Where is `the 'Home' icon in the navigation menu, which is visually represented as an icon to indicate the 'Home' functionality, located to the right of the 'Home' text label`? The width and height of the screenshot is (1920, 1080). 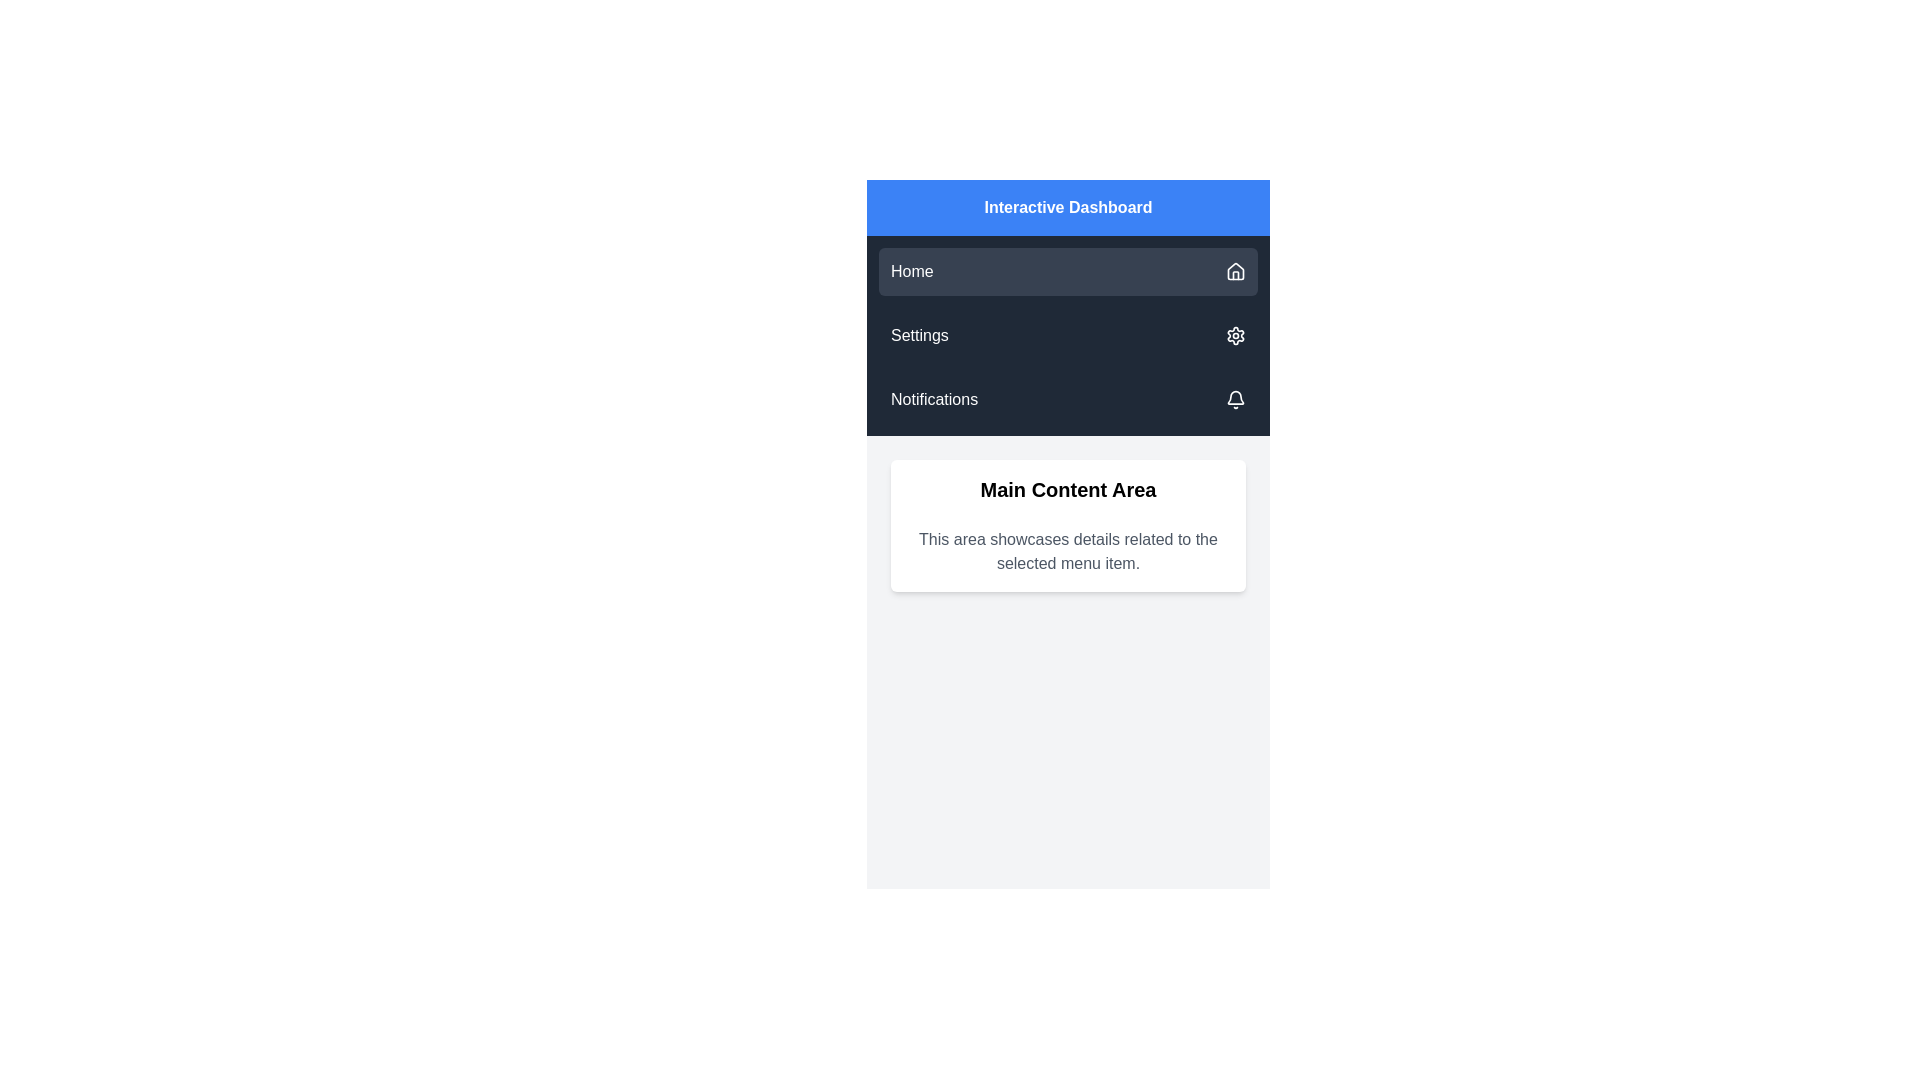 the 'Home' icon in the navigation menu, which is visually represented as an icon to indicate the 'Home' functionality, located to the right of the 'Home' text label is located at coordinates (1235, 270).